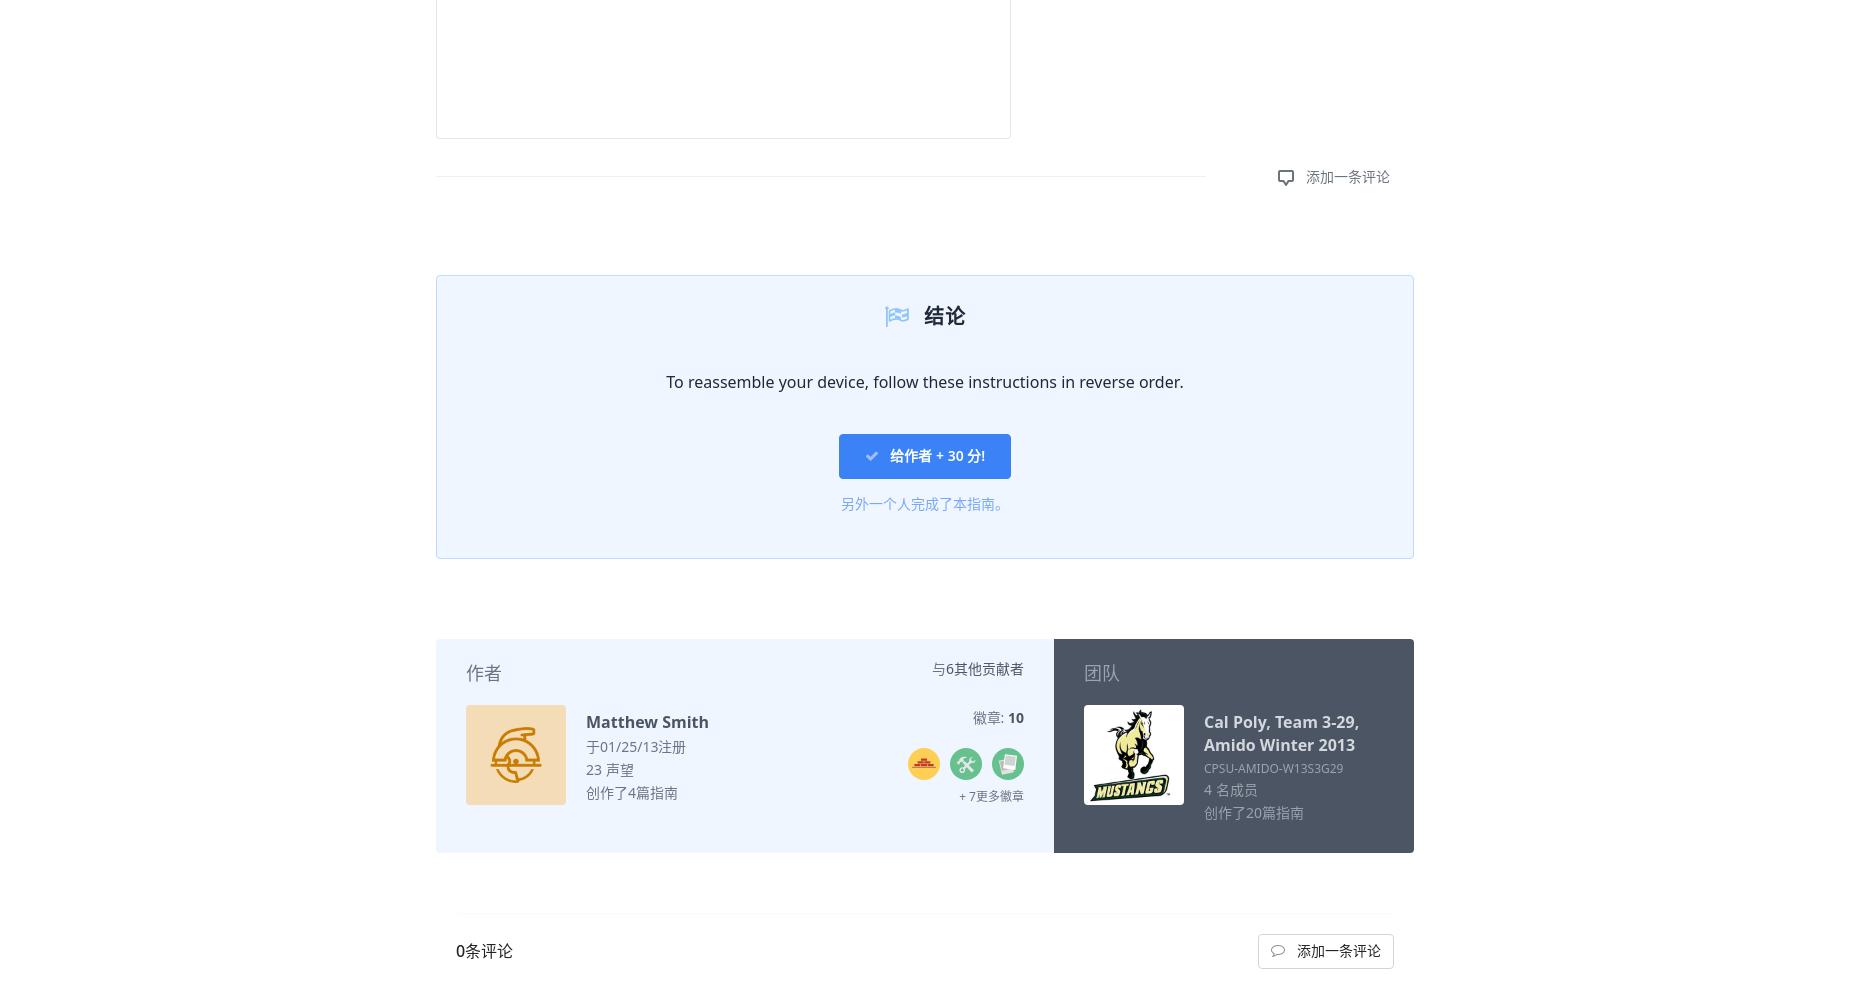 The height and width of the screenshot is (999, 1850). Describe the element at coordinates (609, 767) in the screenshot. I see `'23 声望'` at that location.